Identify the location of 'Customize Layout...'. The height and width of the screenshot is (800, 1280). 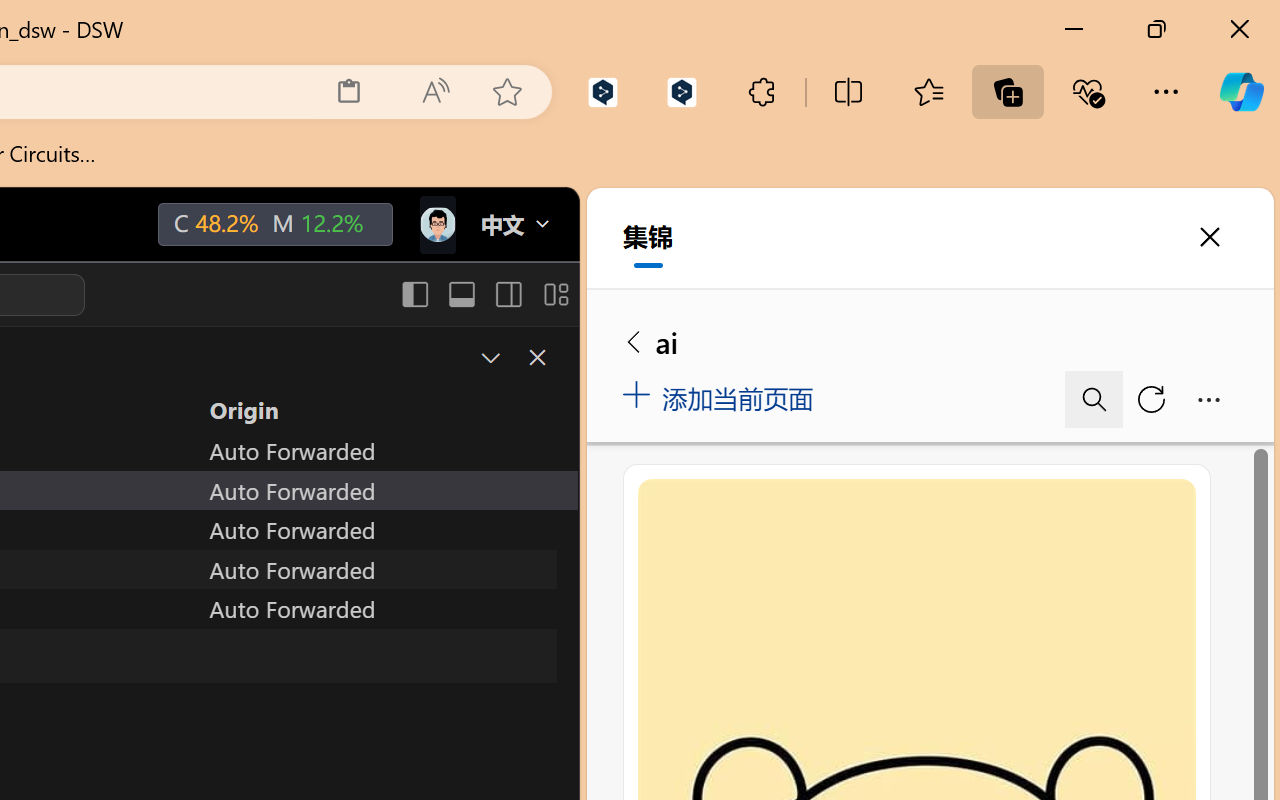
(554, 294).